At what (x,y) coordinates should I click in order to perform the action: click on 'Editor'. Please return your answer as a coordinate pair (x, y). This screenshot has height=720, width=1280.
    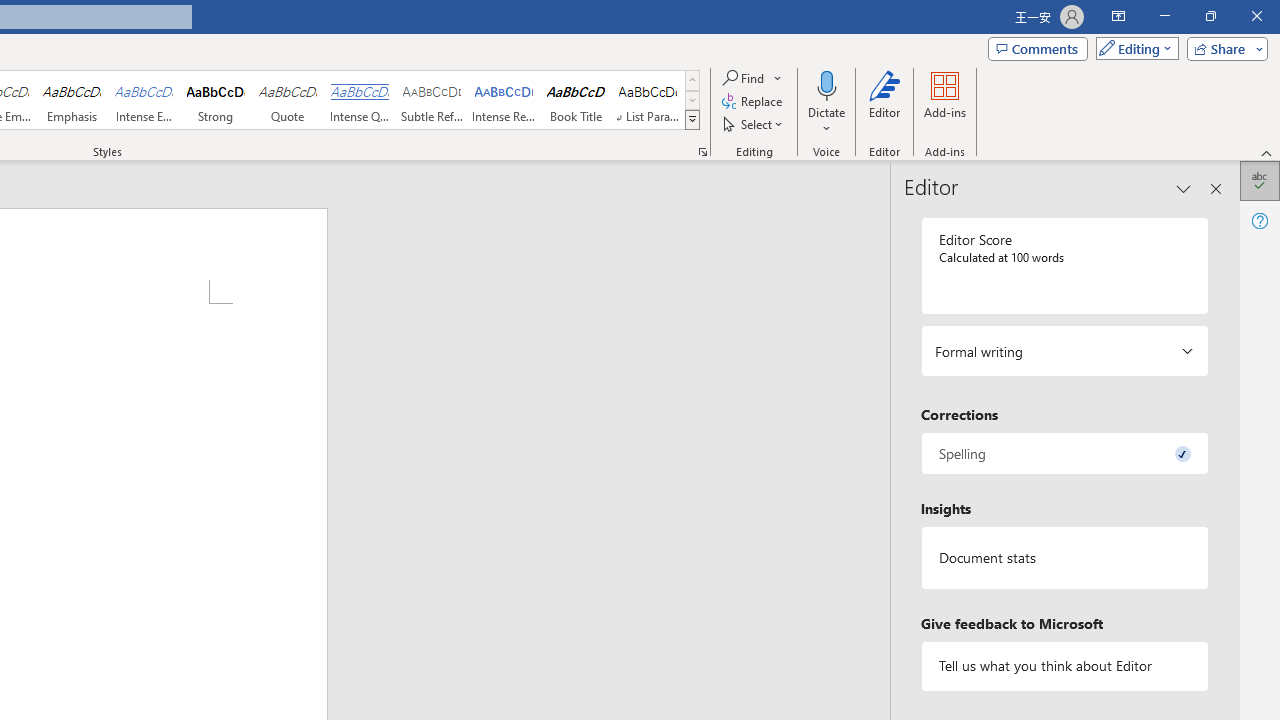
    Looking at the image, I should click on (884, 103).